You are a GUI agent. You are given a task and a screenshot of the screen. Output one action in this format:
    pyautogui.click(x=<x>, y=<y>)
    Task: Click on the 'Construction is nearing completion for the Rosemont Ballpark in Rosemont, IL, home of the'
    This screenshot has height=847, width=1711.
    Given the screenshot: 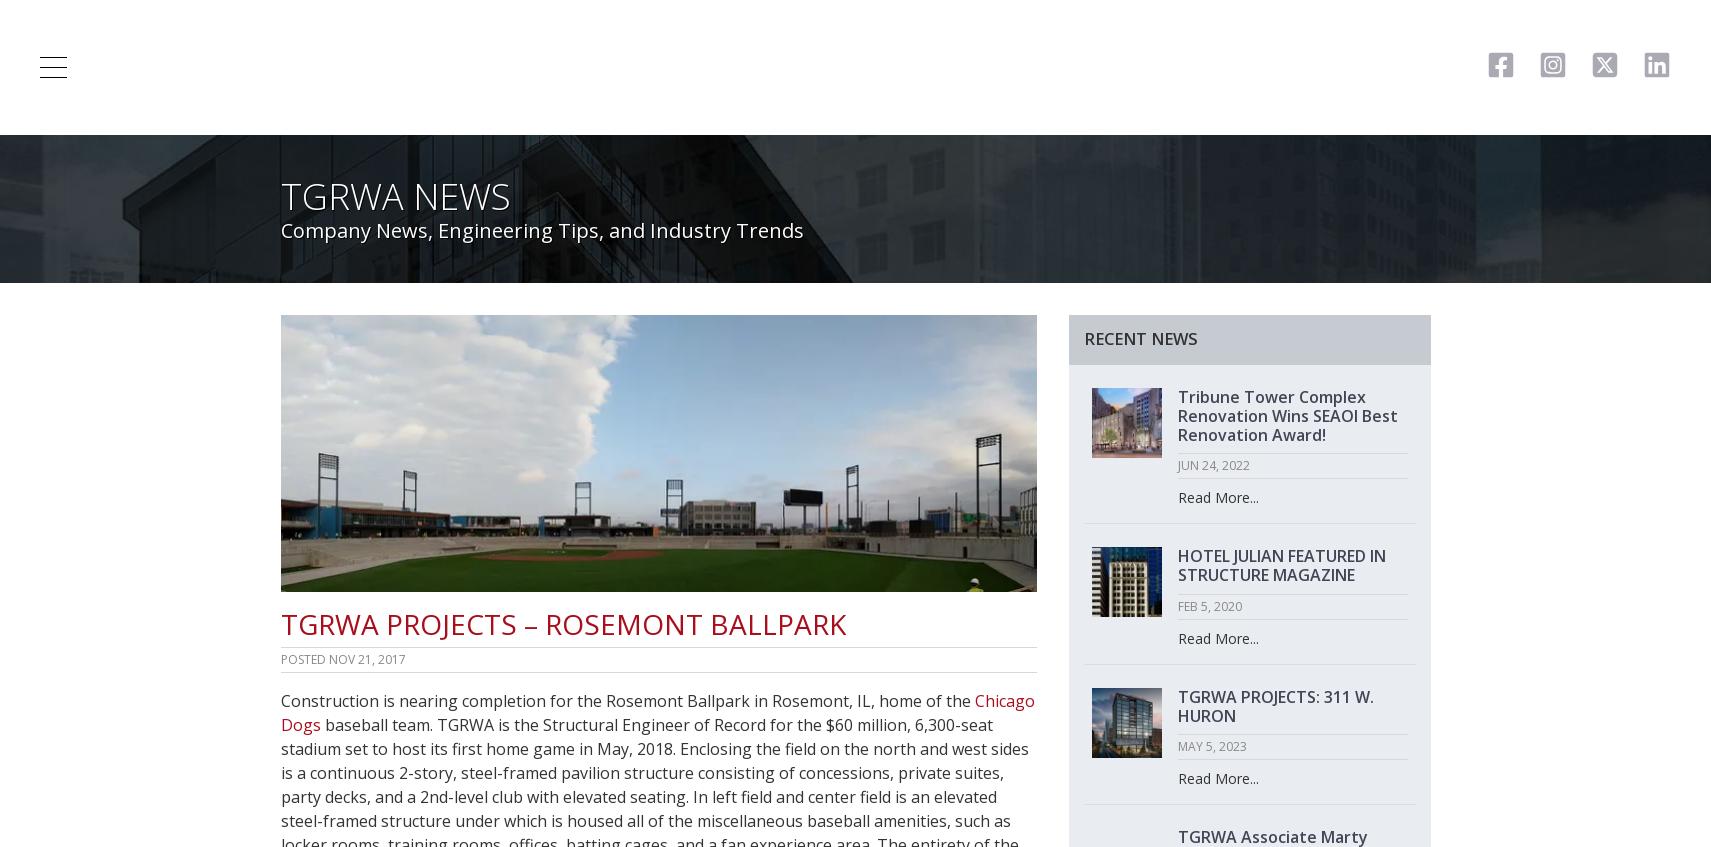 What is the action you would take?
    pyautogui.click(x=278, y=699)
    